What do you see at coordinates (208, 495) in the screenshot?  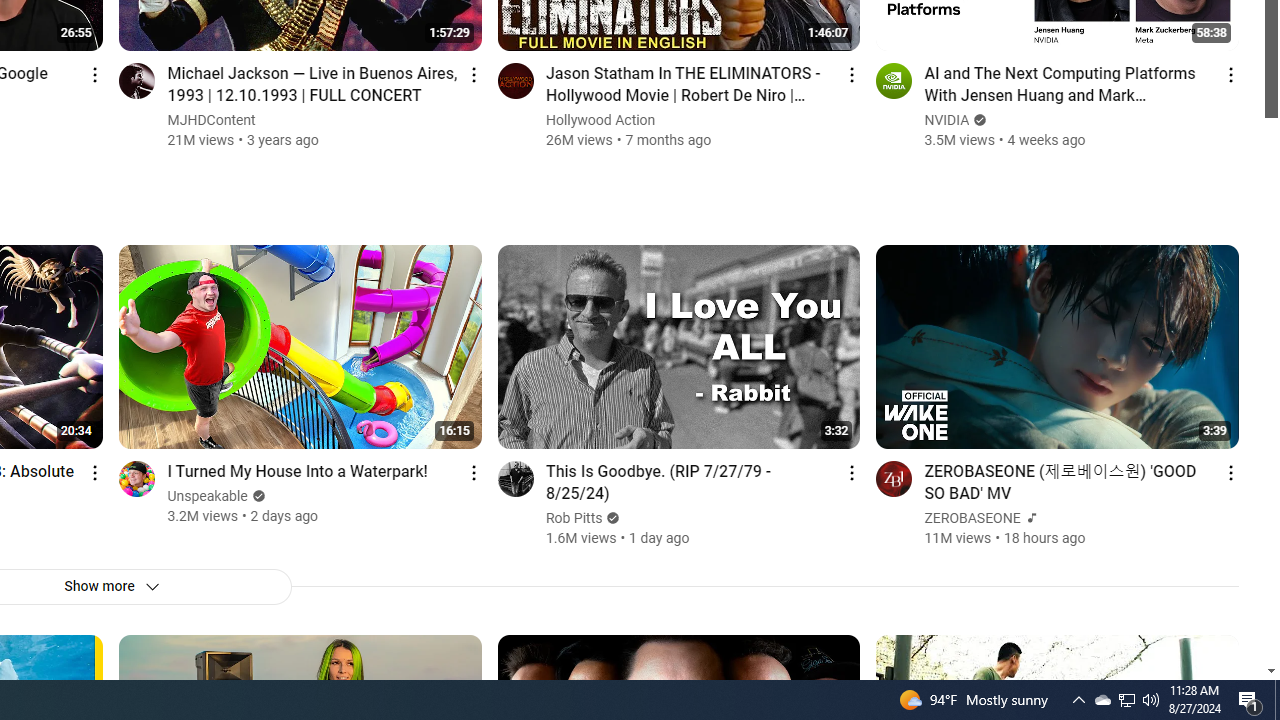 I see `'Unspeakable'` at bounding box center [208, 495].